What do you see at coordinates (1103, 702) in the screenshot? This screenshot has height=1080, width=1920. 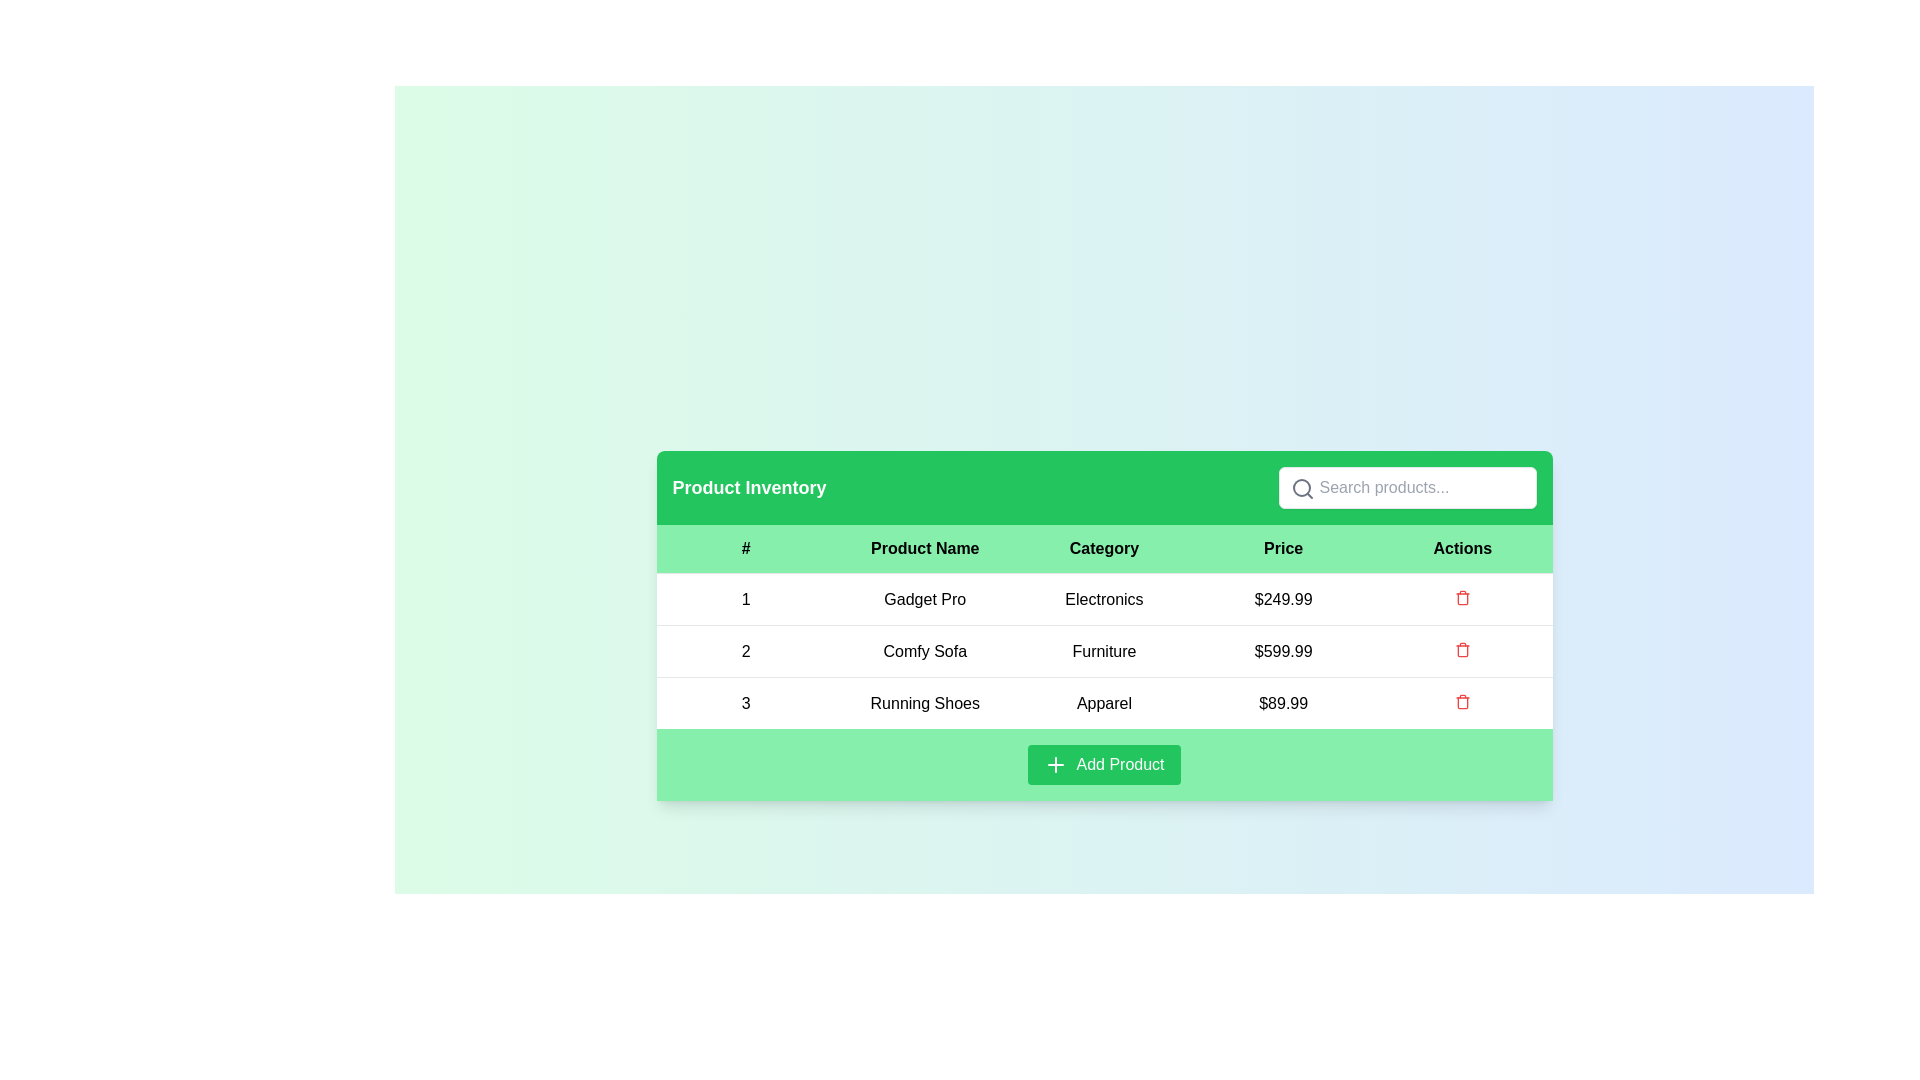 I see `product details from the third row of the product inventory table, which includes the product name 'Running Shoes', category 'Apparel', and price '$89.99'` at bounding box center [1103, 702].